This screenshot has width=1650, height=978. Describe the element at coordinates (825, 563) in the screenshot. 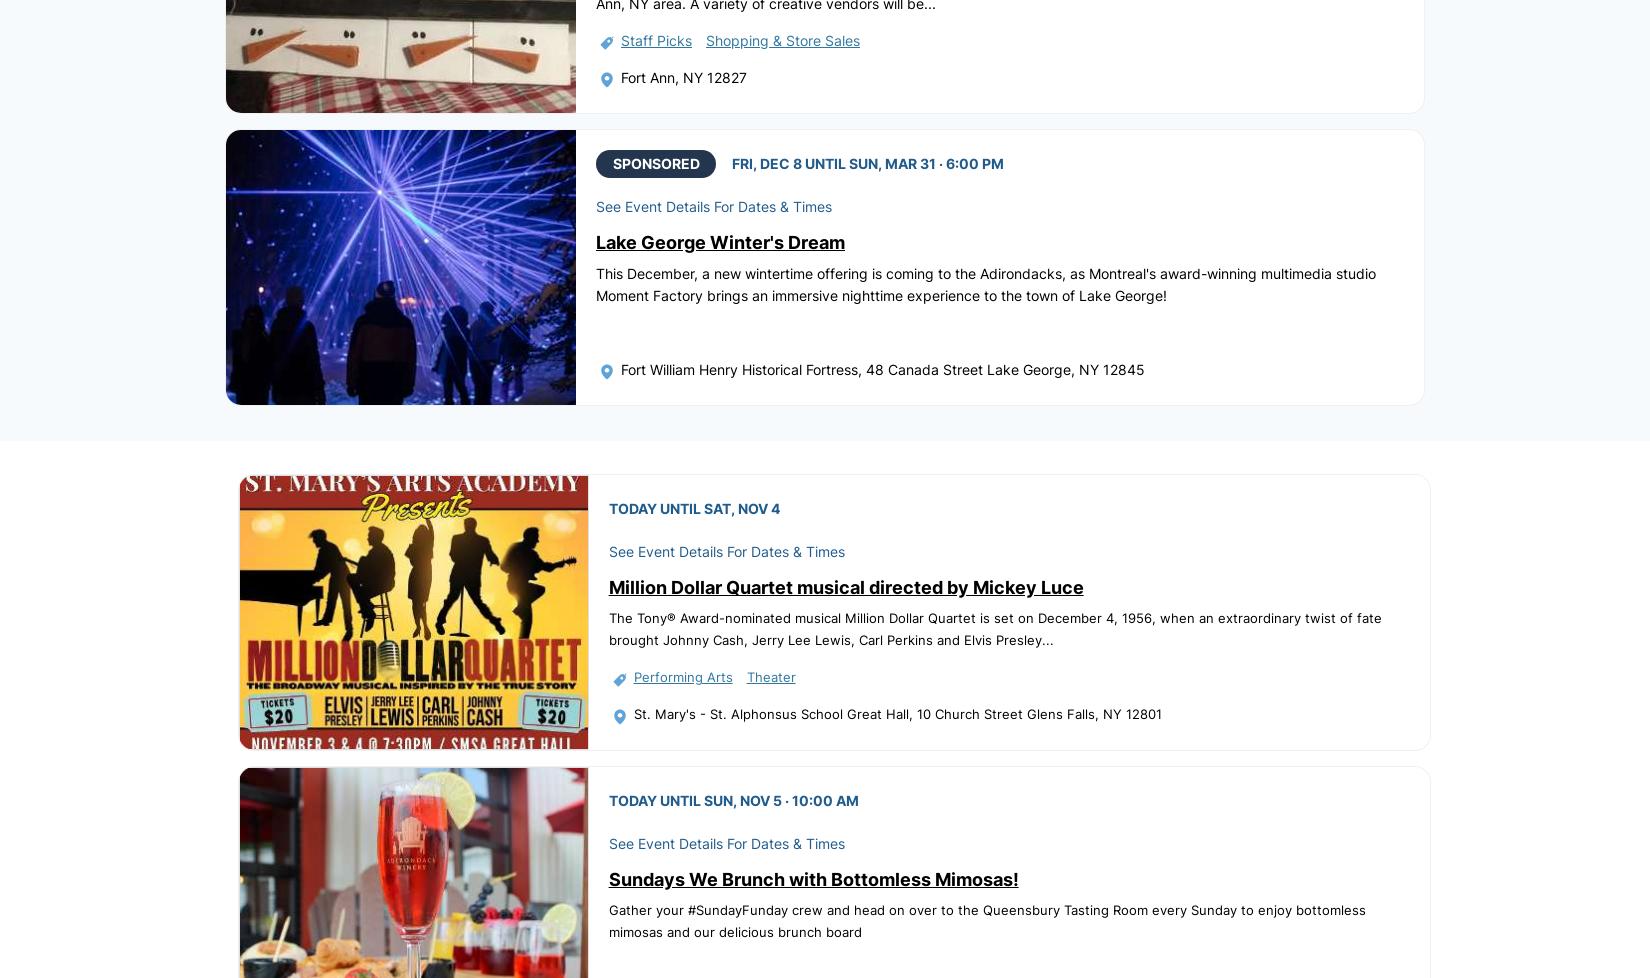

I see `'Sitemap'` at that location.